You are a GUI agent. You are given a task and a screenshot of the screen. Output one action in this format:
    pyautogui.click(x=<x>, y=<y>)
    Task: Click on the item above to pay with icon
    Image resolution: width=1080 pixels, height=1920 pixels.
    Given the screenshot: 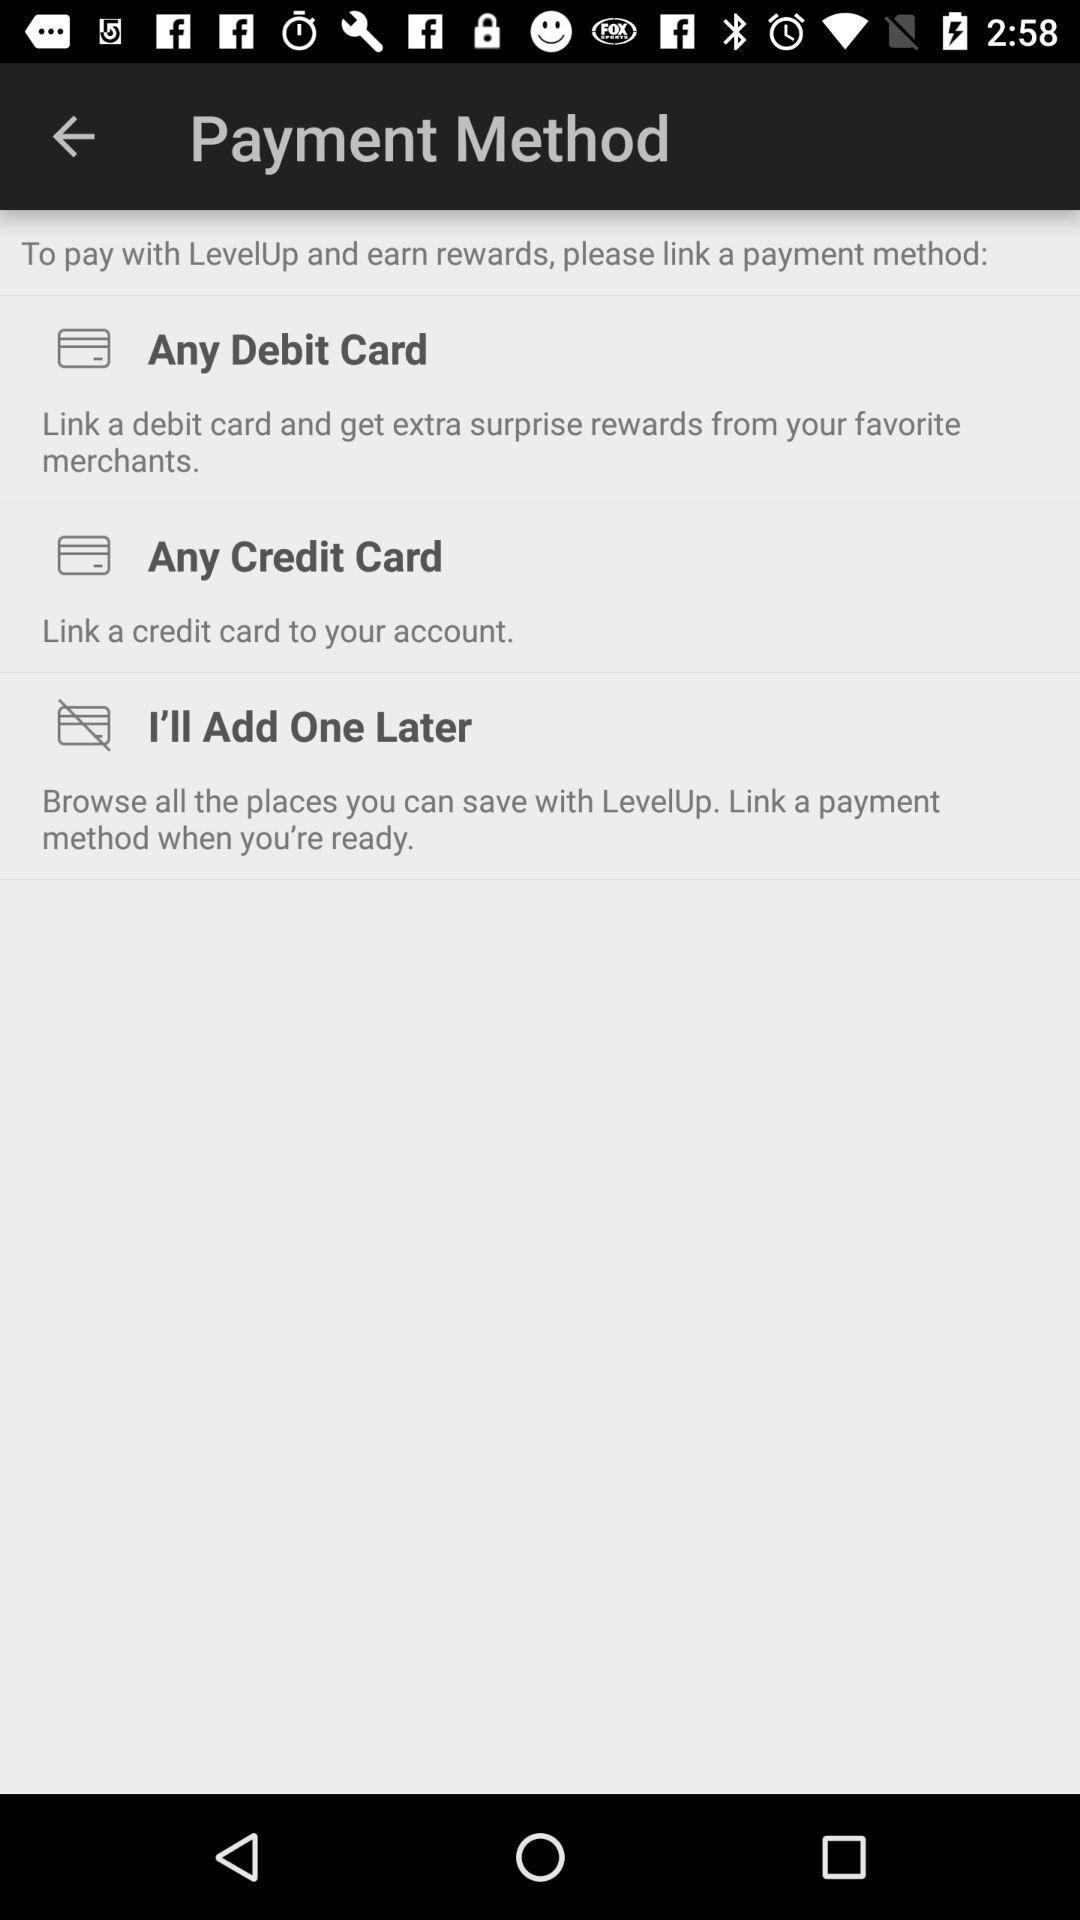 What is the action you would take?
    pyautogui.click(x=72, y=135)
    